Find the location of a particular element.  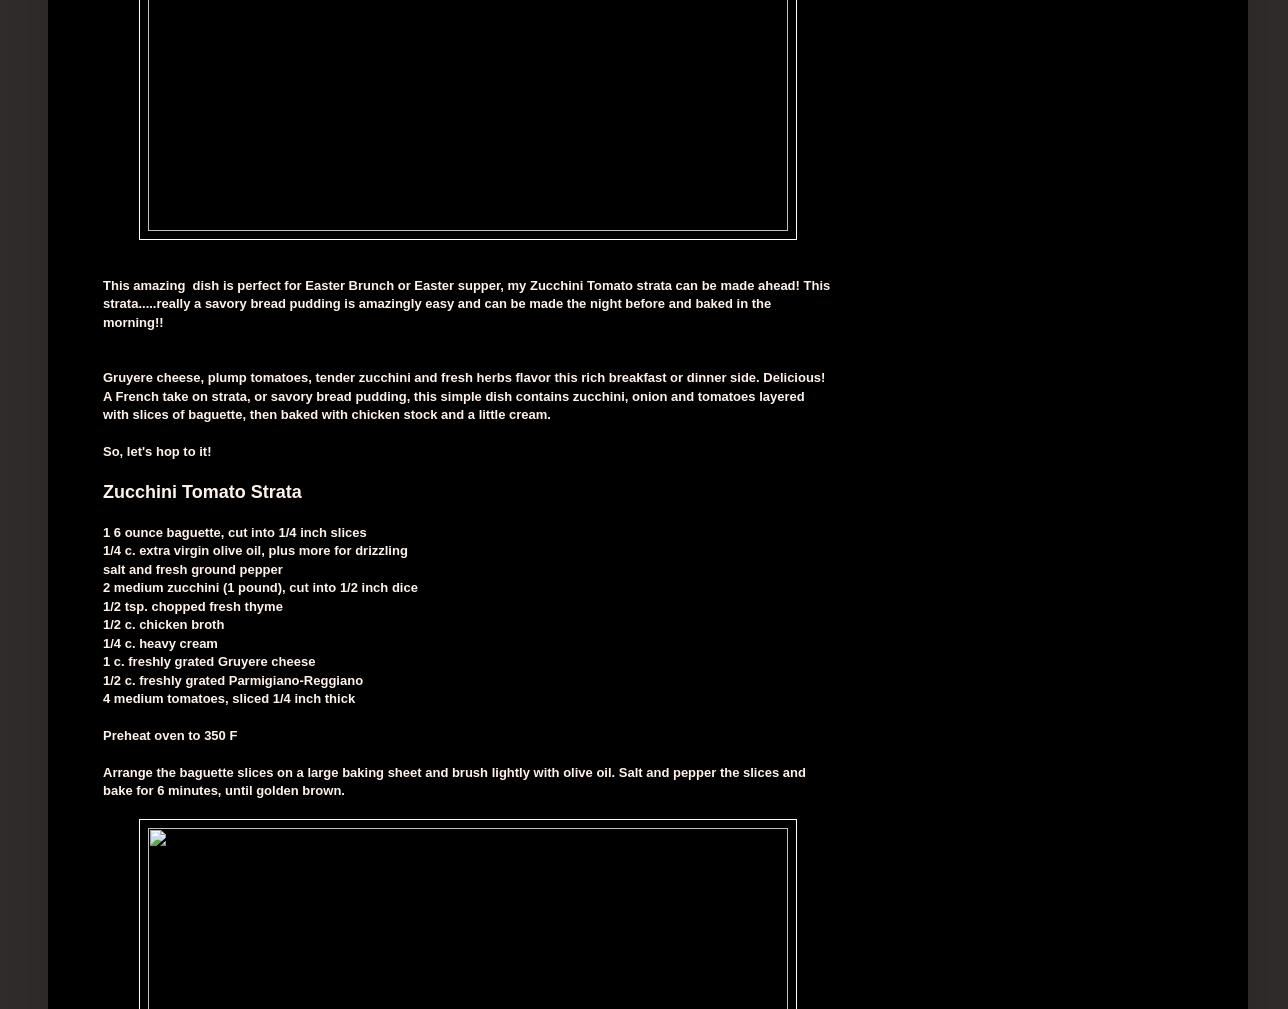

'Zucchini Tomato Strata' is located at coordinates (201, 489).